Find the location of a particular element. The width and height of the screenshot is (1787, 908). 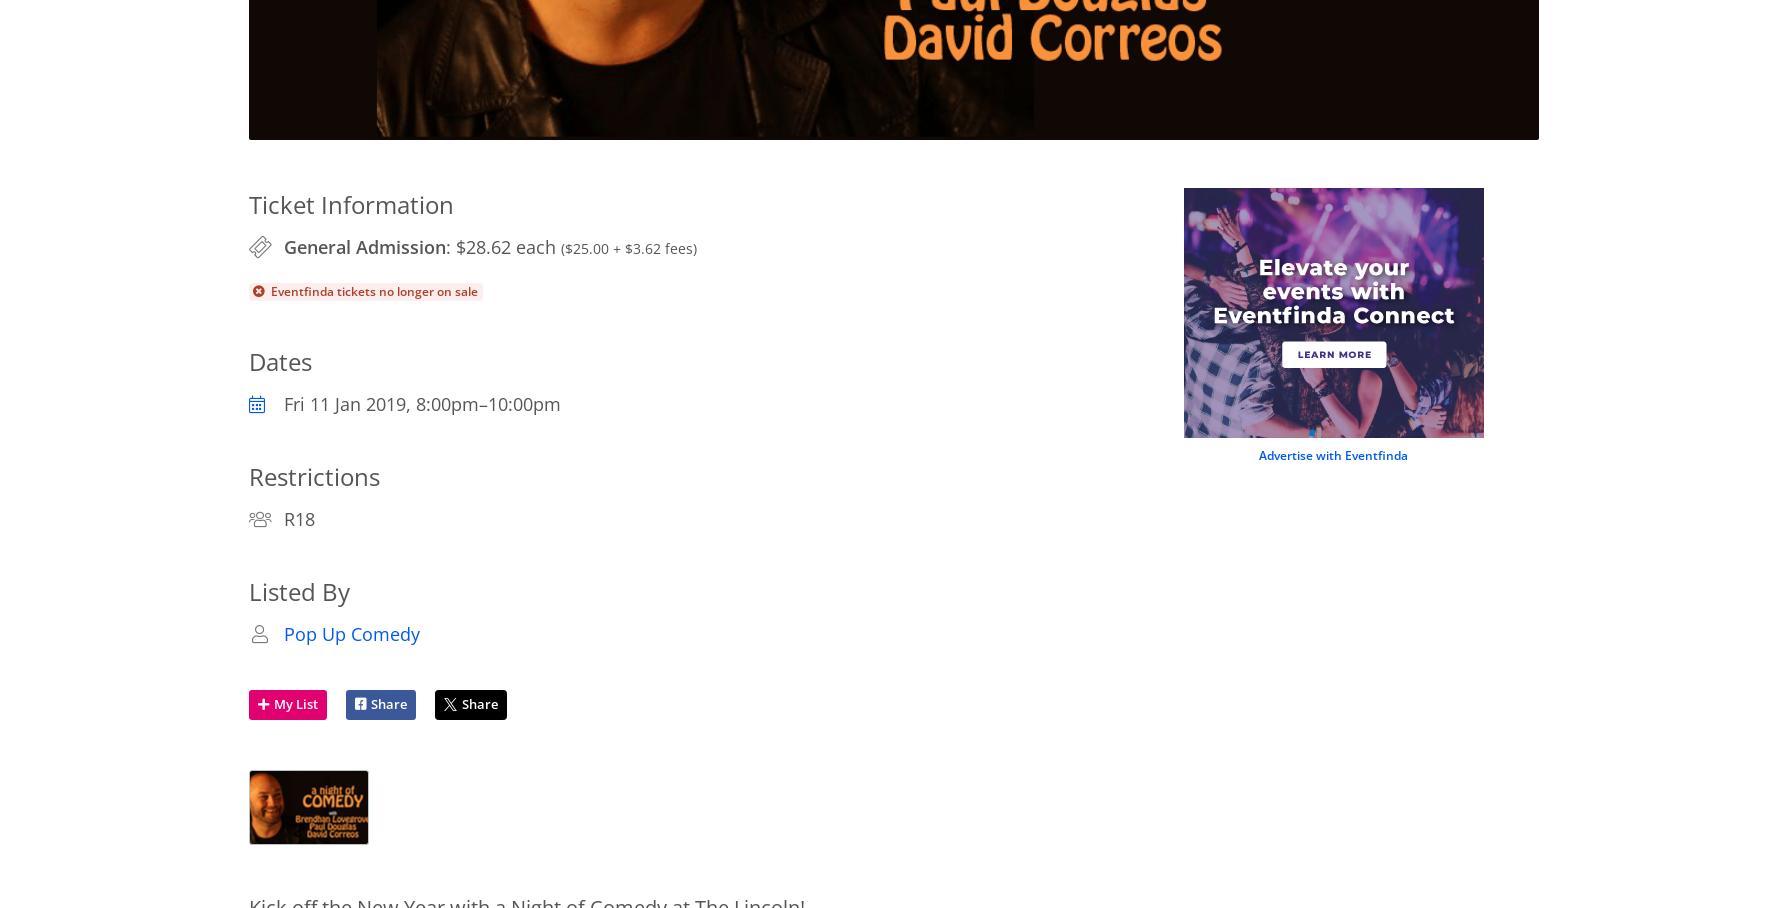

'My List' is located at coordinates (272, 702).